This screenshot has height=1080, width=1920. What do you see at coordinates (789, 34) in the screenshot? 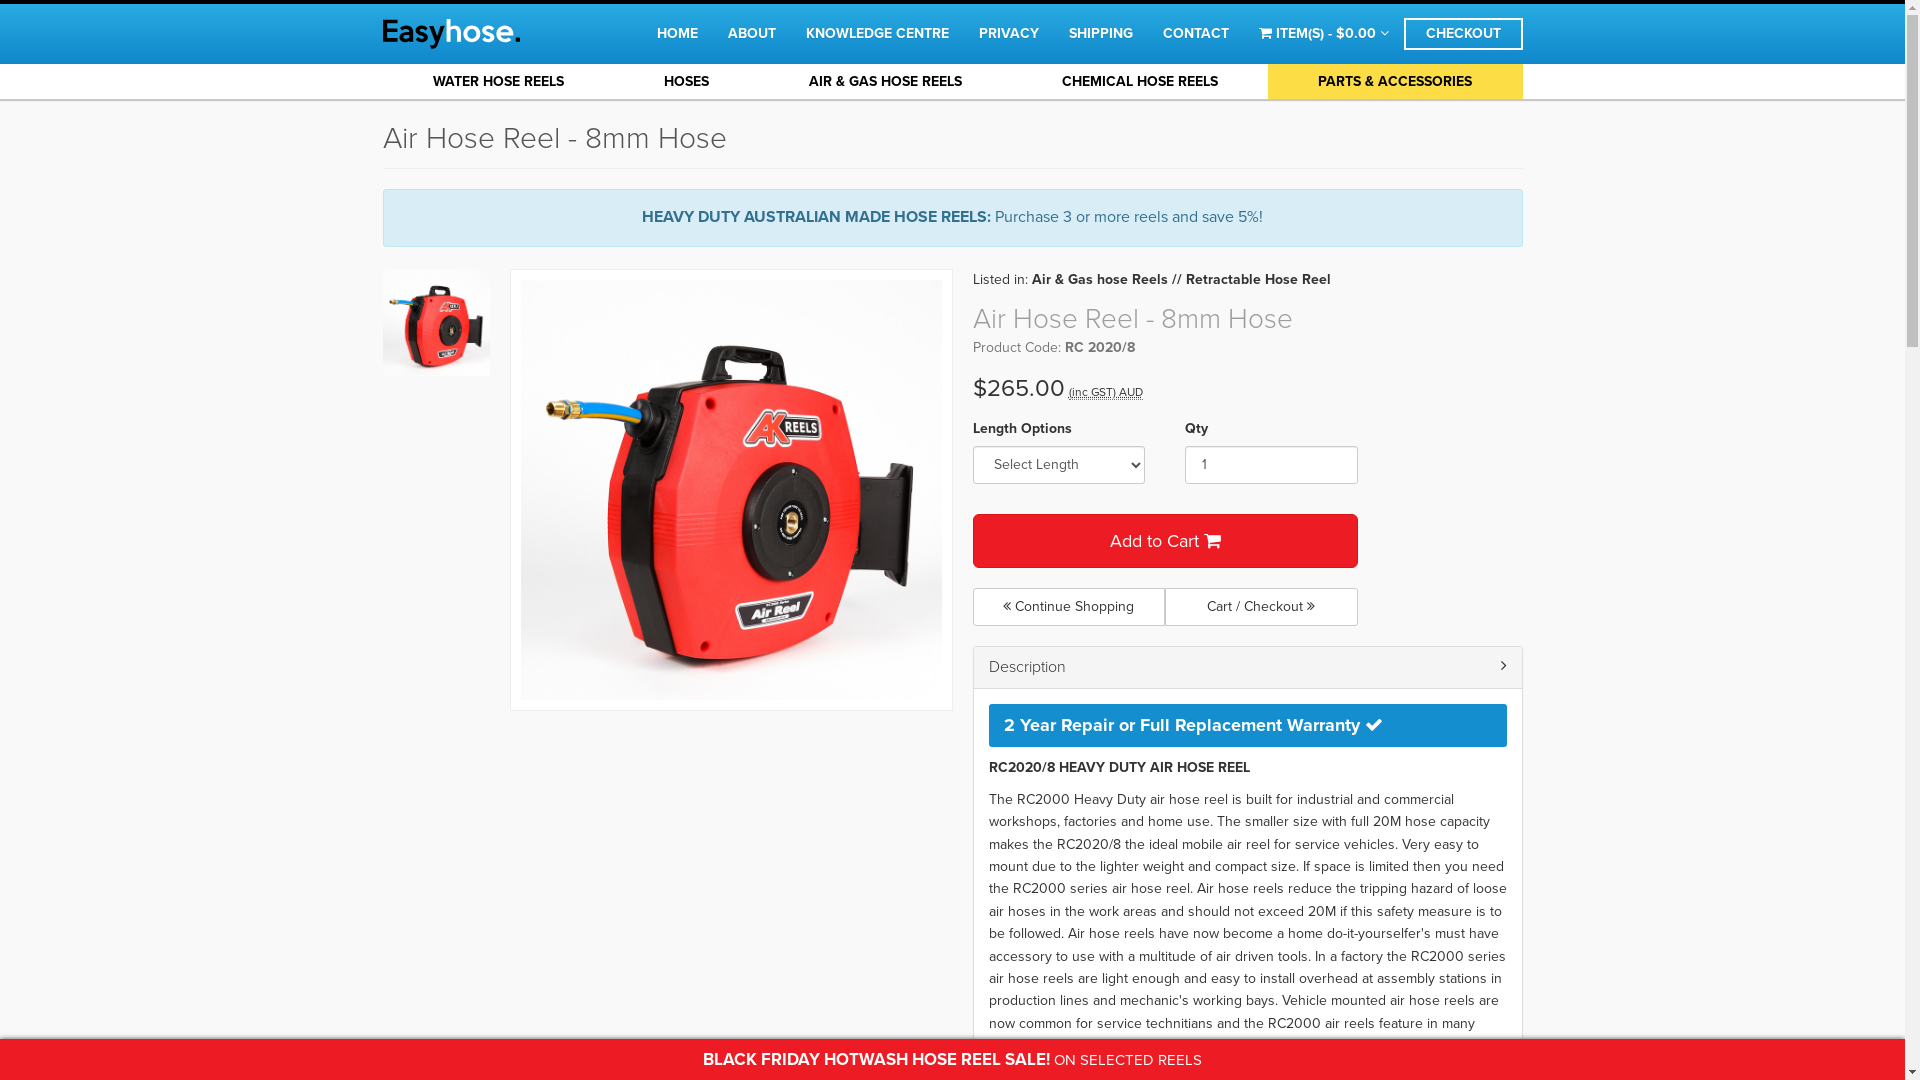
I see `'KNOWLEDGE CENTRE'` at bounding box center [789, 34].